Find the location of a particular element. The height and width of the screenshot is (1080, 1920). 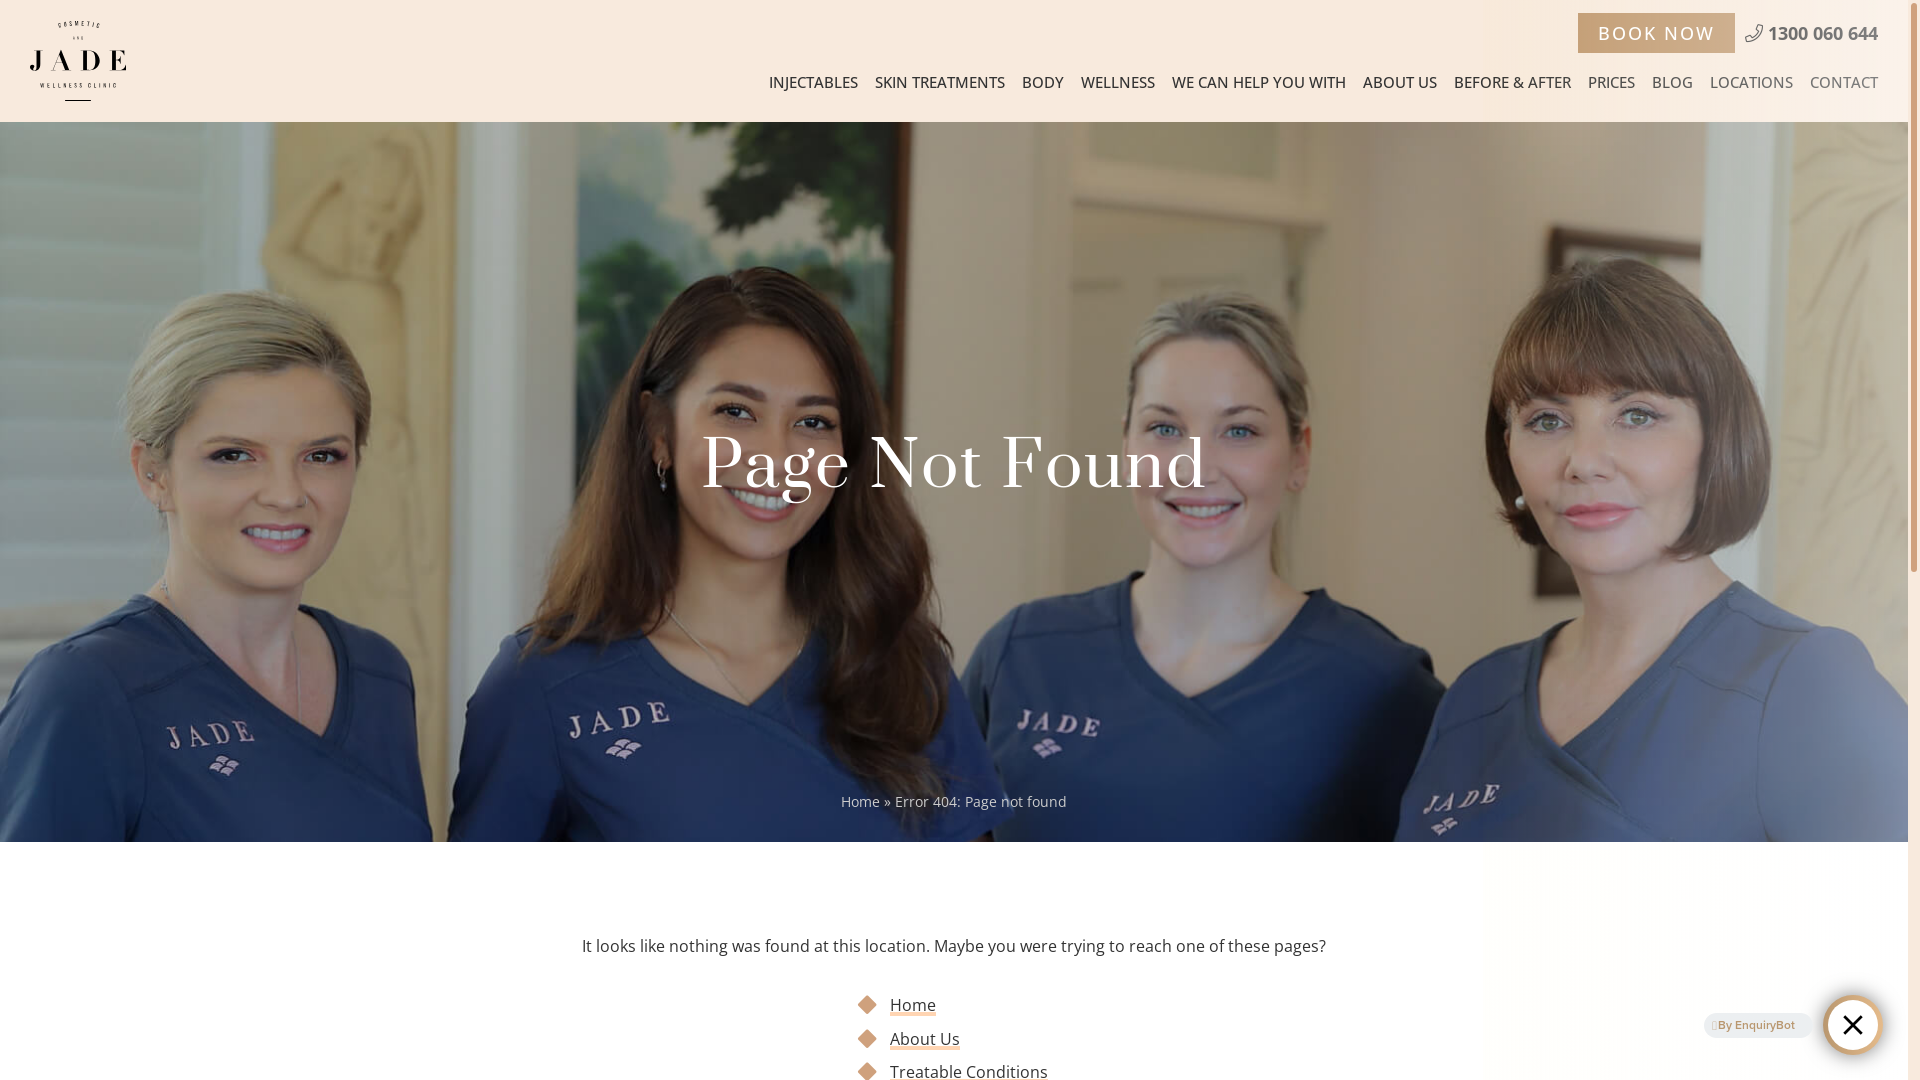

'About Us' is located at coordinates (924, 1037).